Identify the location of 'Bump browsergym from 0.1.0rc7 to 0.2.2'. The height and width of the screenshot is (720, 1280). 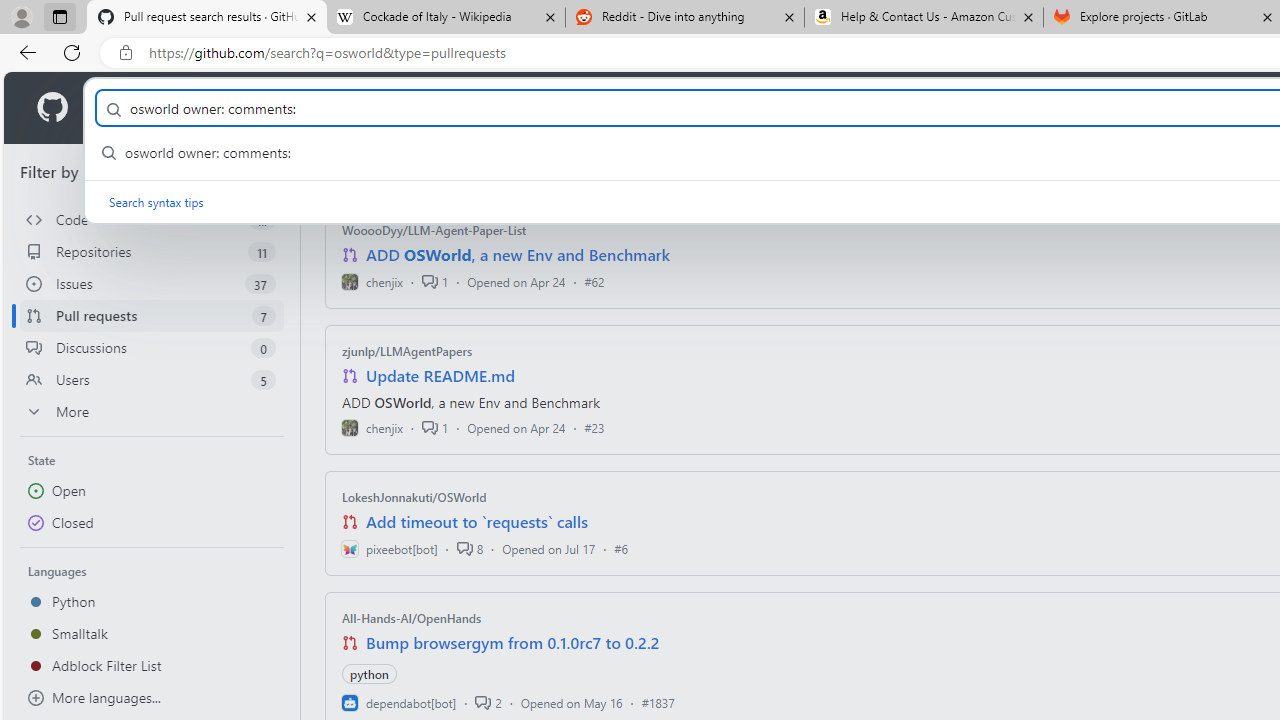
(513, 642).